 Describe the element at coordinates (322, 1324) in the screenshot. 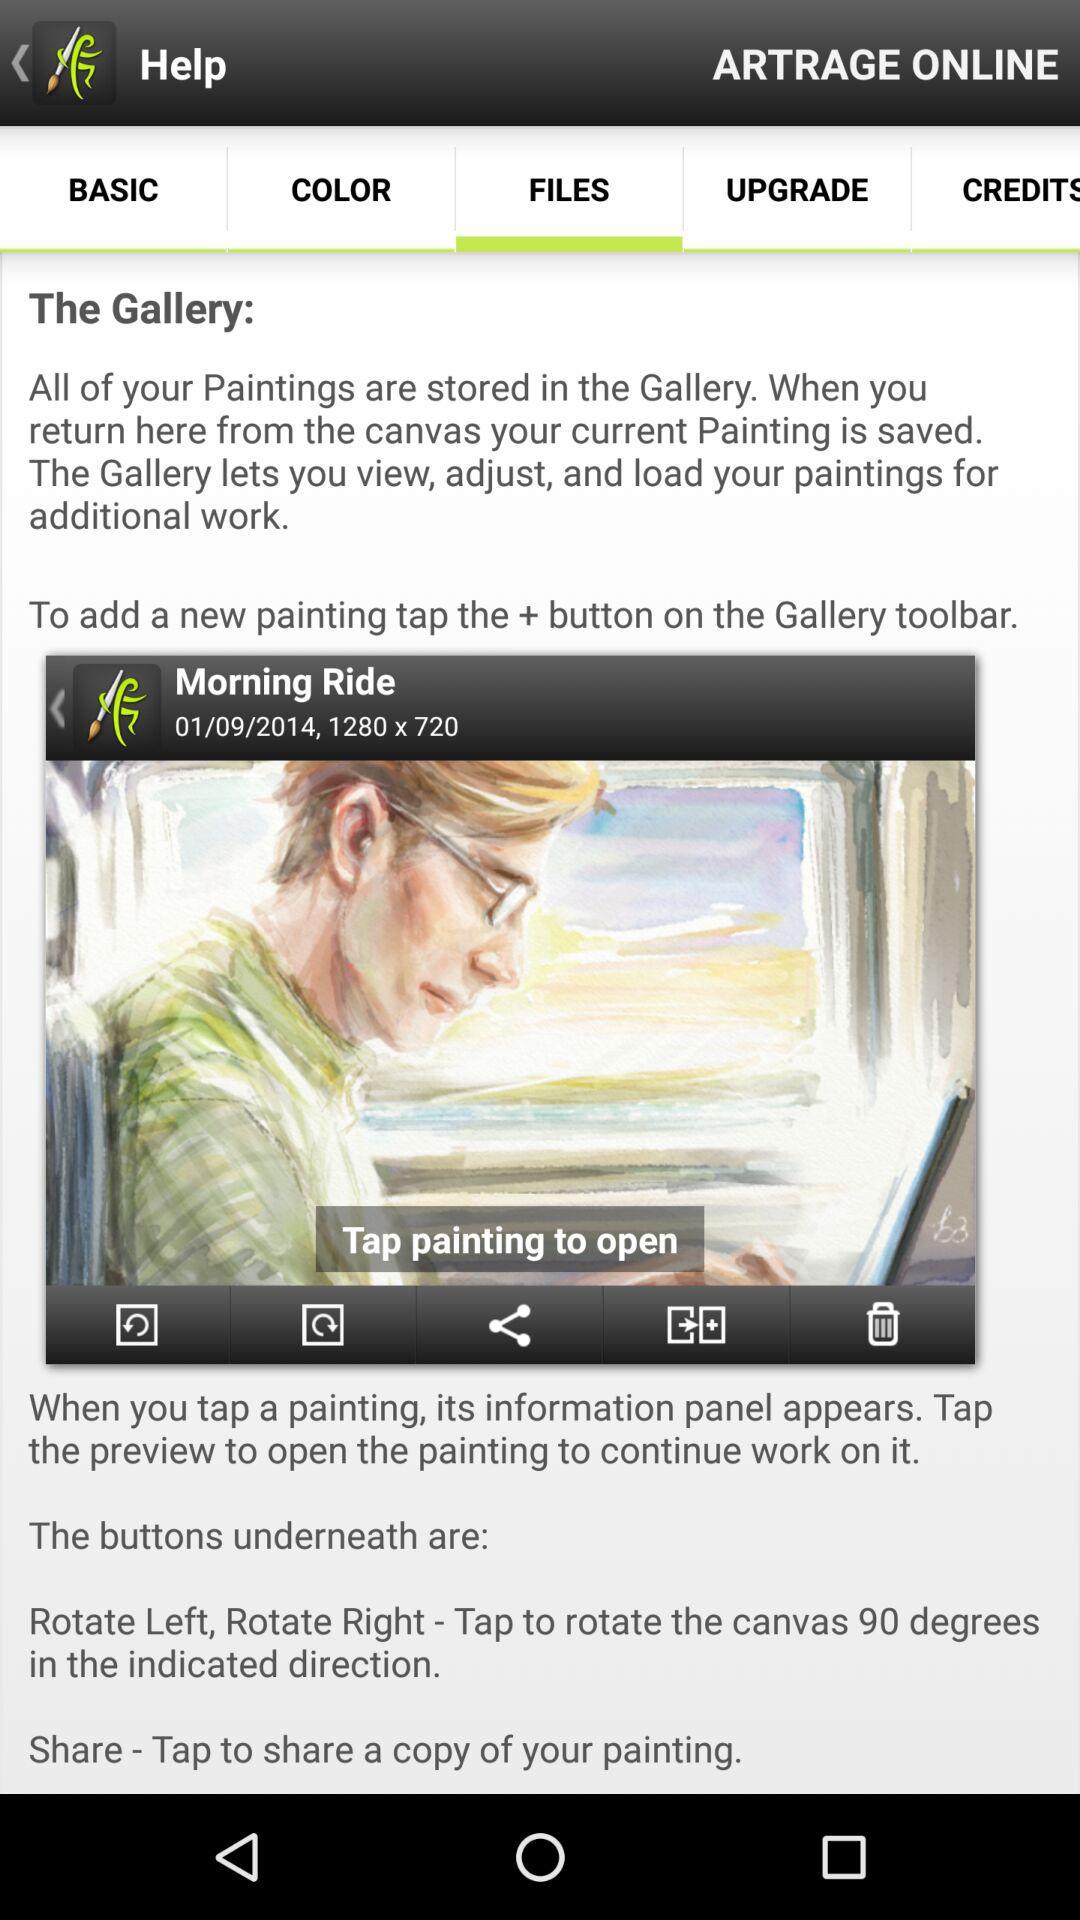

I see `the option which is before share button` at that location.